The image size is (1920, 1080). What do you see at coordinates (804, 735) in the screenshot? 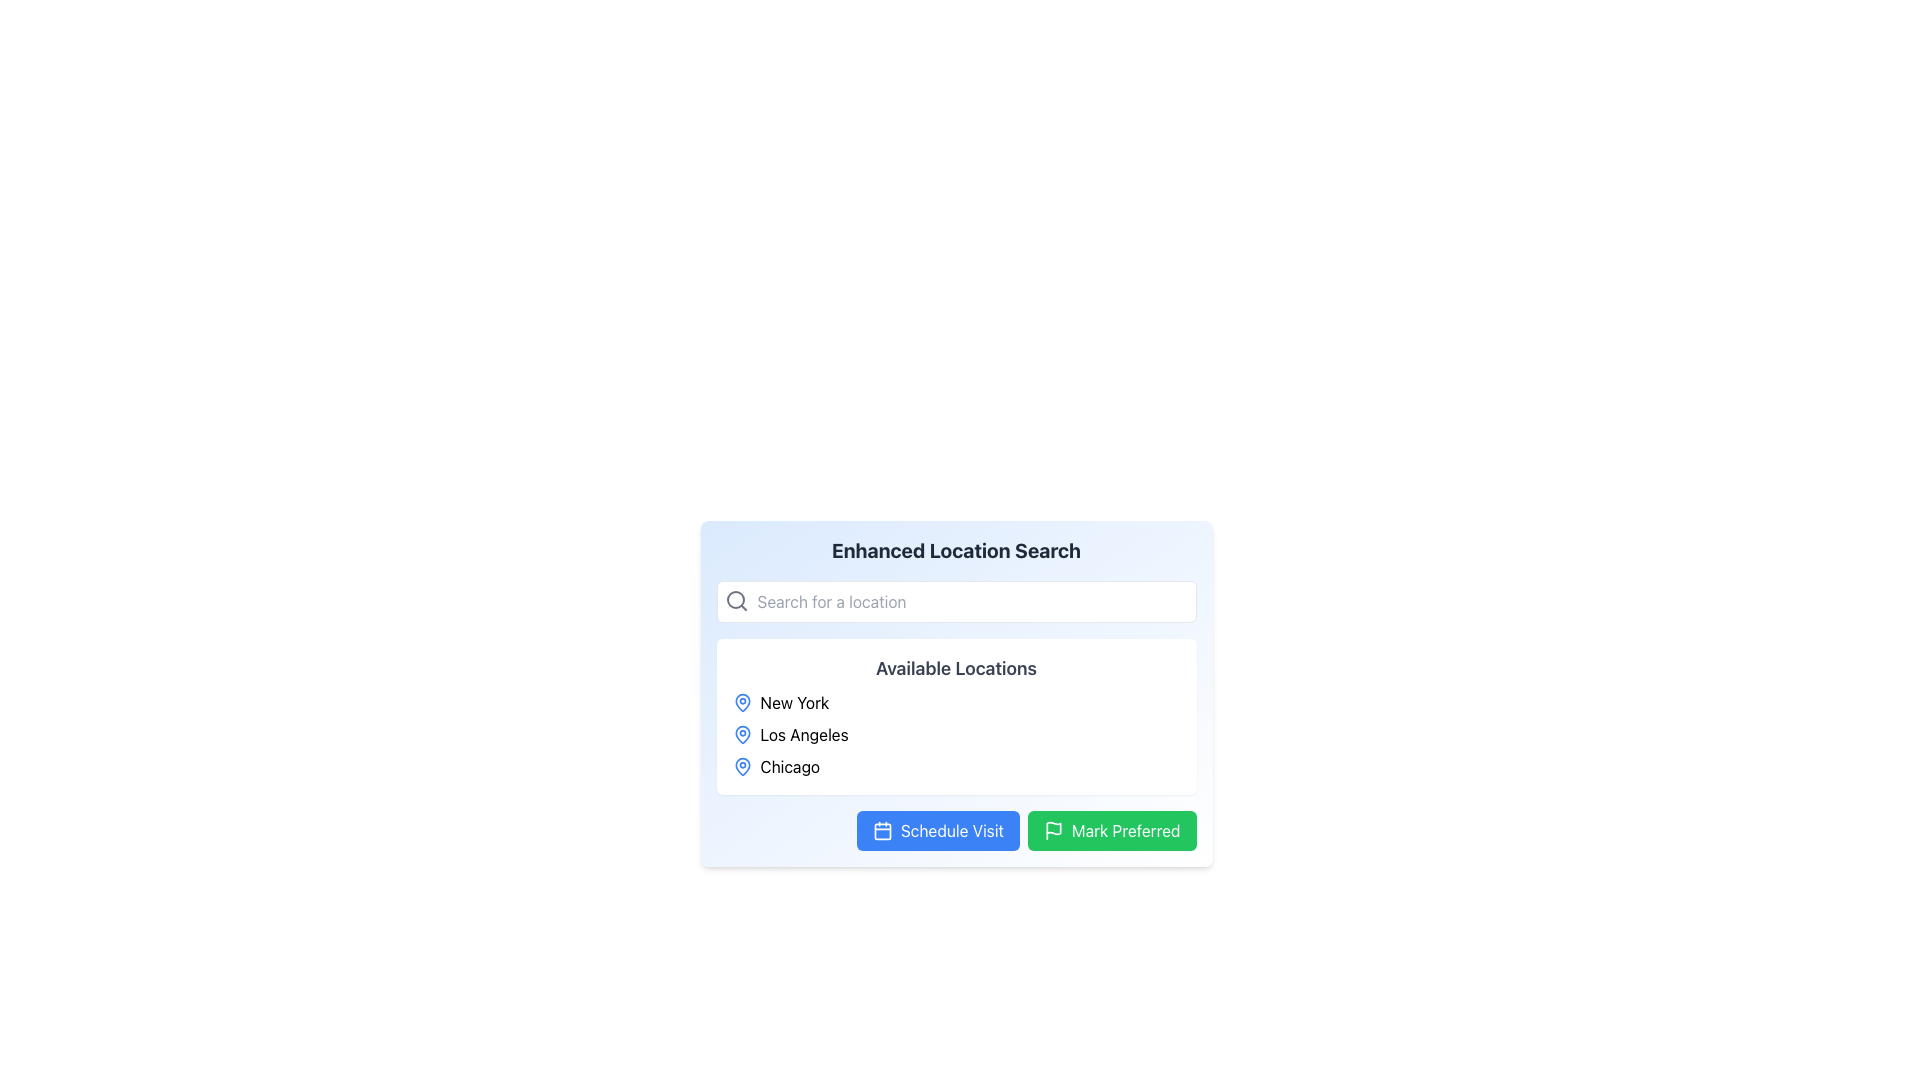
I see `text label 'Los Angeles', which is displayed in black and aligned horizontally next to a blue location pin icon` at bounding box center [804, 735].